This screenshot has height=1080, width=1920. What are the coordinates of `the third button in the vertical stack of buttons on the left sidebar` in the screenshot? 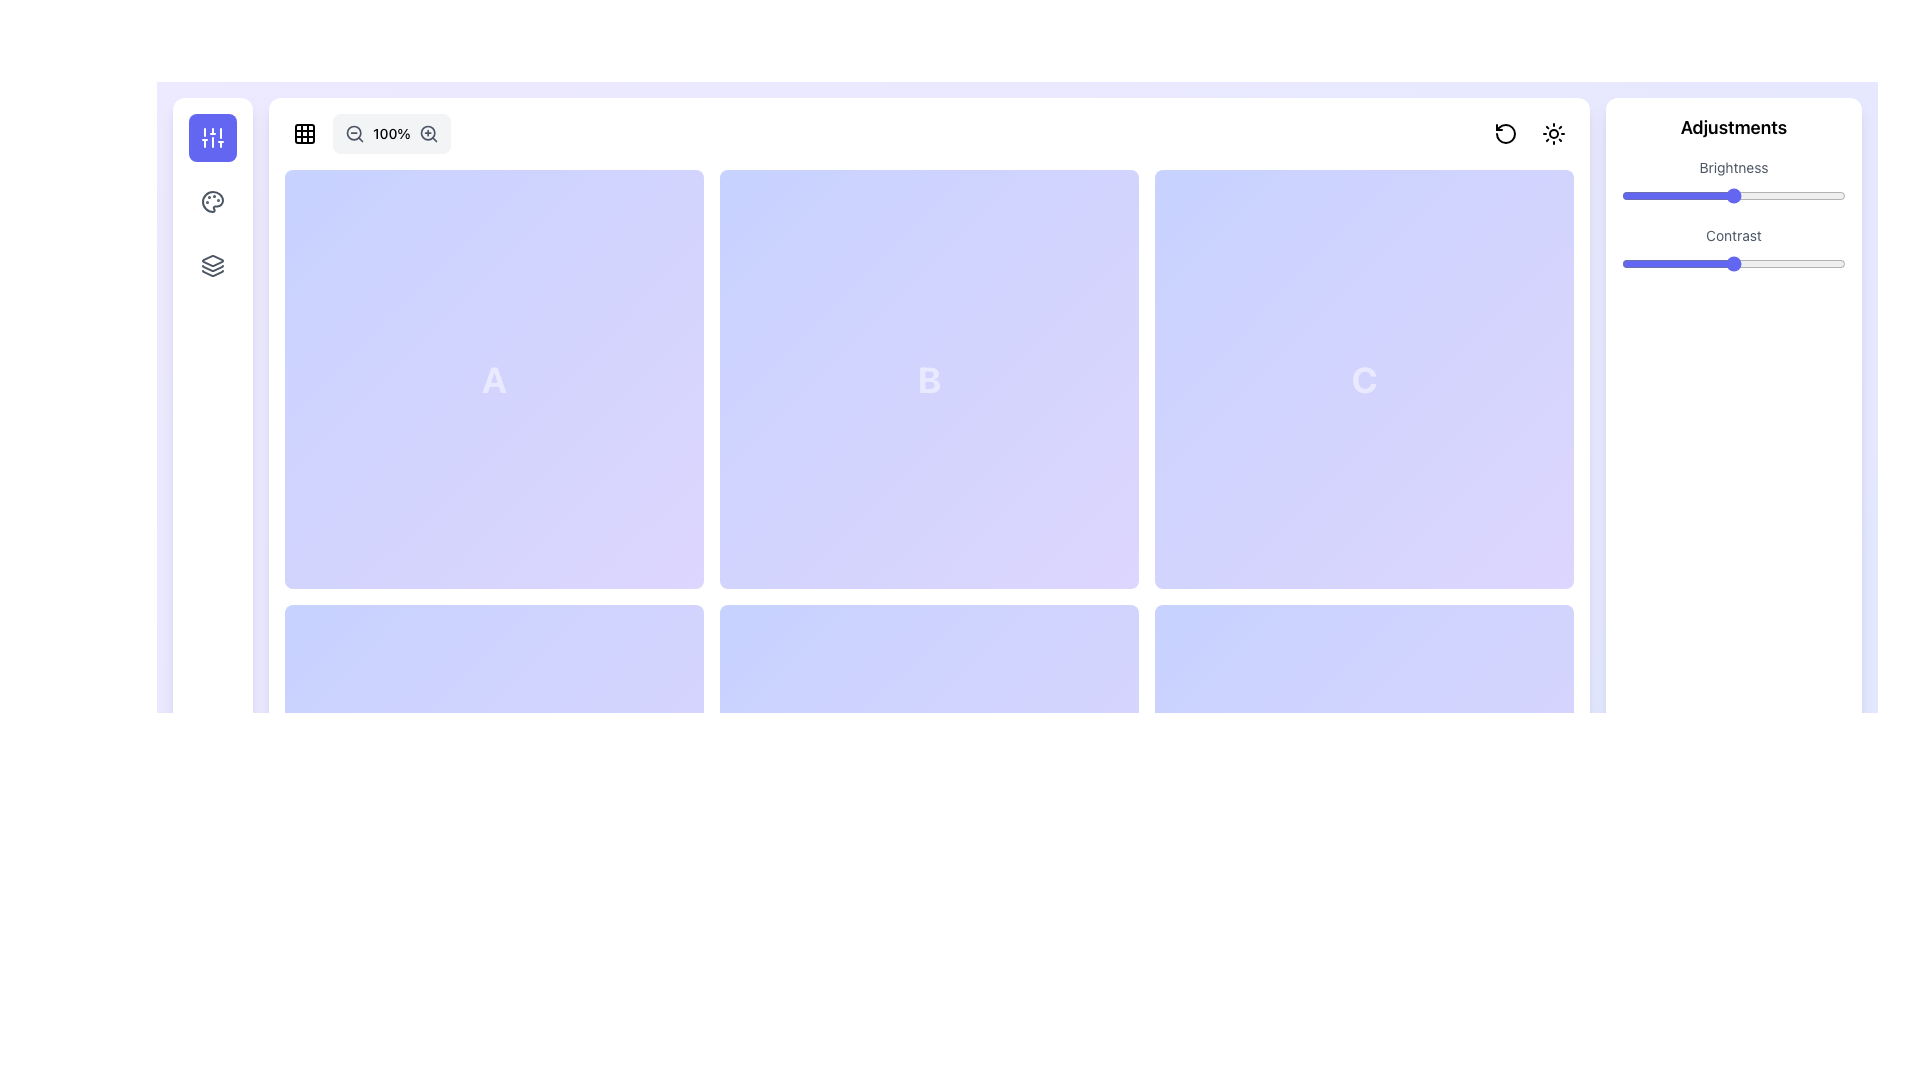 It's located at (212, 265).